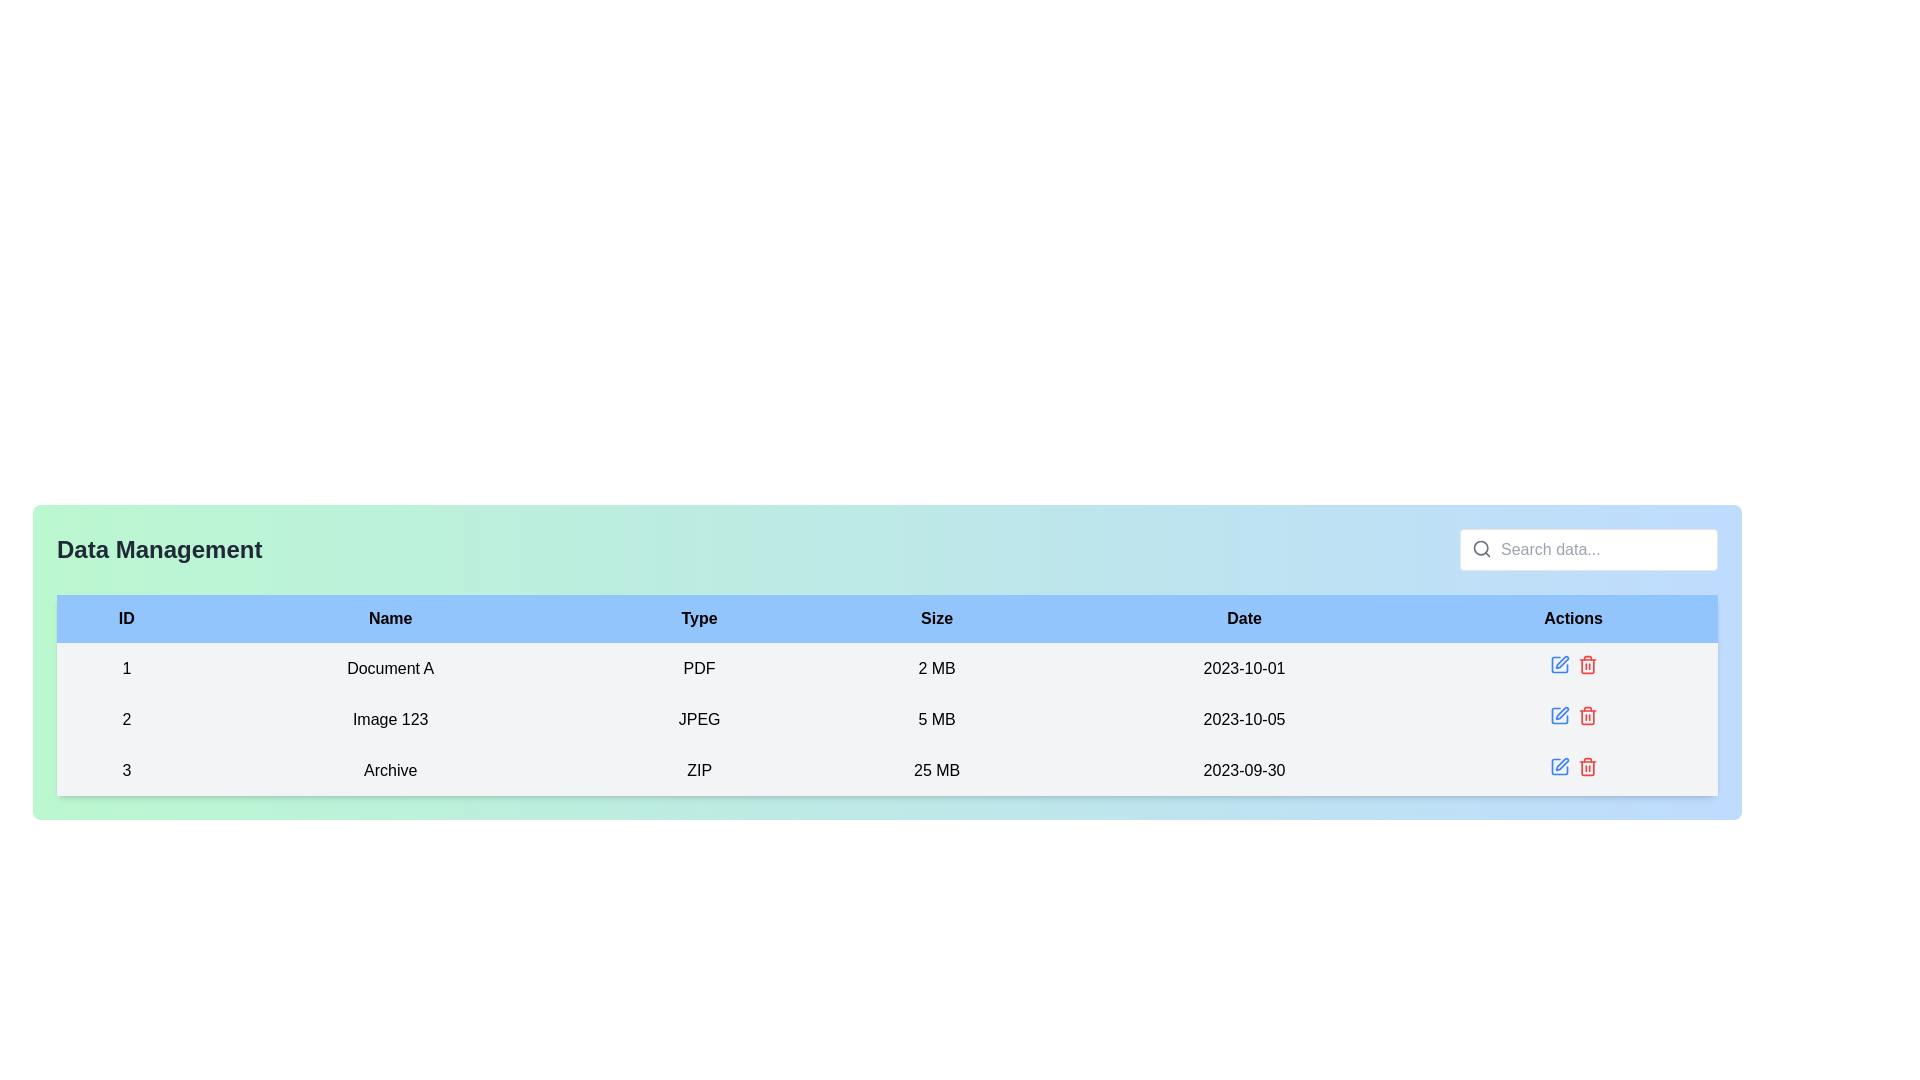  Describe the element at coordinates (886, 769) in the screenshot. I see `the third row of the table which contains the file details for 'Archive' (ZIP, 25 MB, 2023-09-30)` at that location.